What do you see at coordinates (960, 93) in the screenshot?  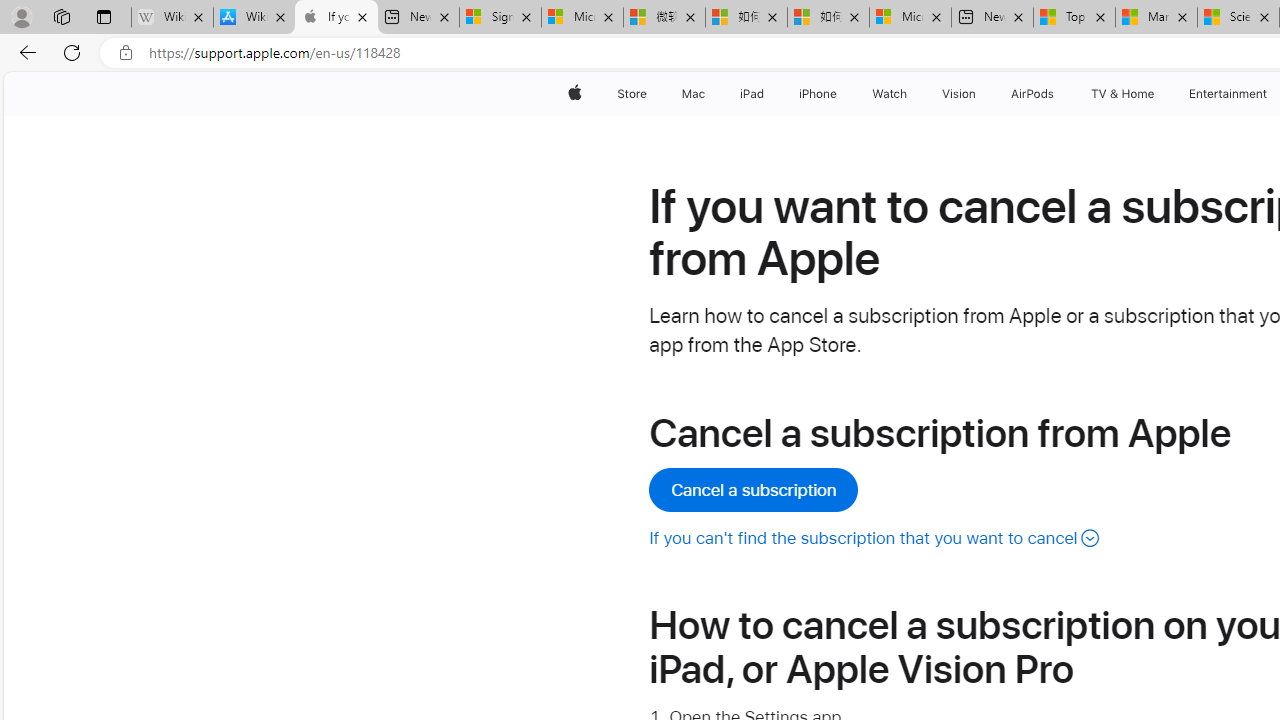 I see `'Vision'` at bounding box center [960, 93].